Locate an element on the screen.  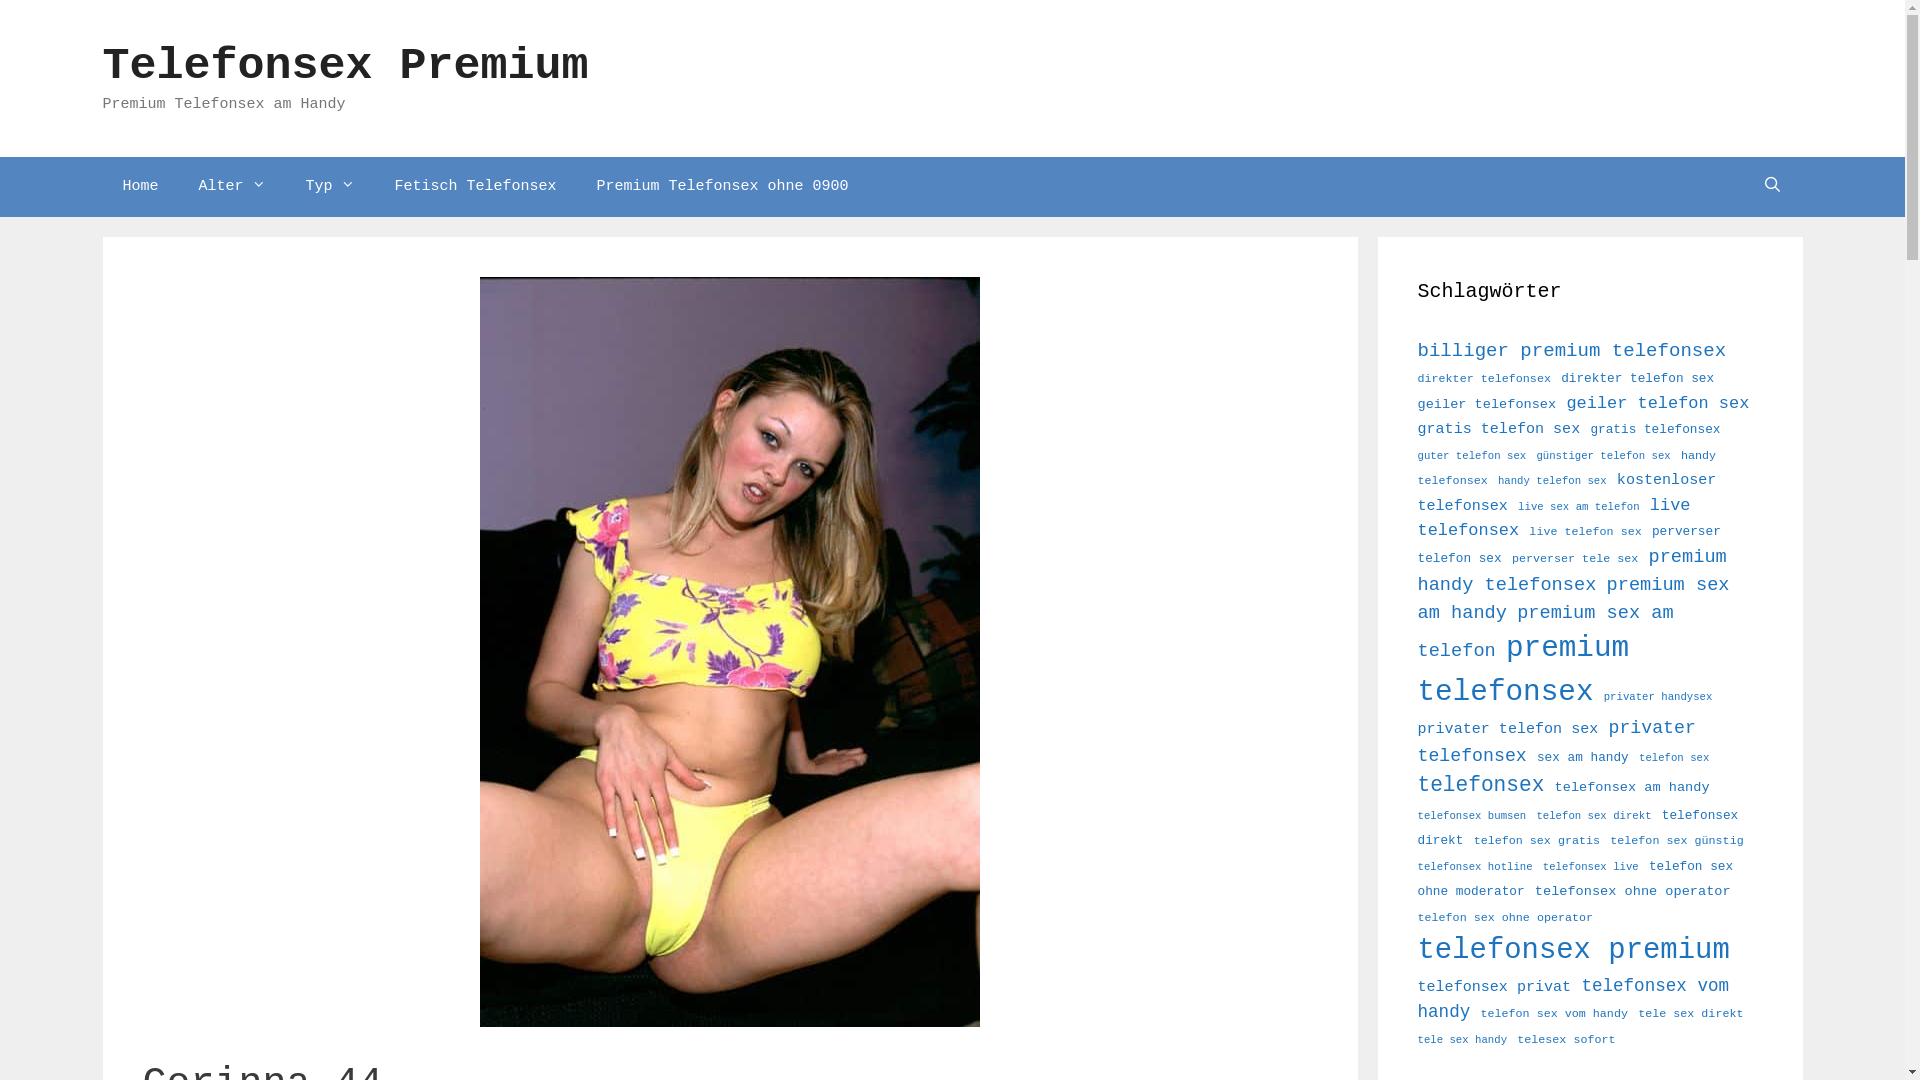
'telesex sofort' is located at coordinates (1564, 1039).